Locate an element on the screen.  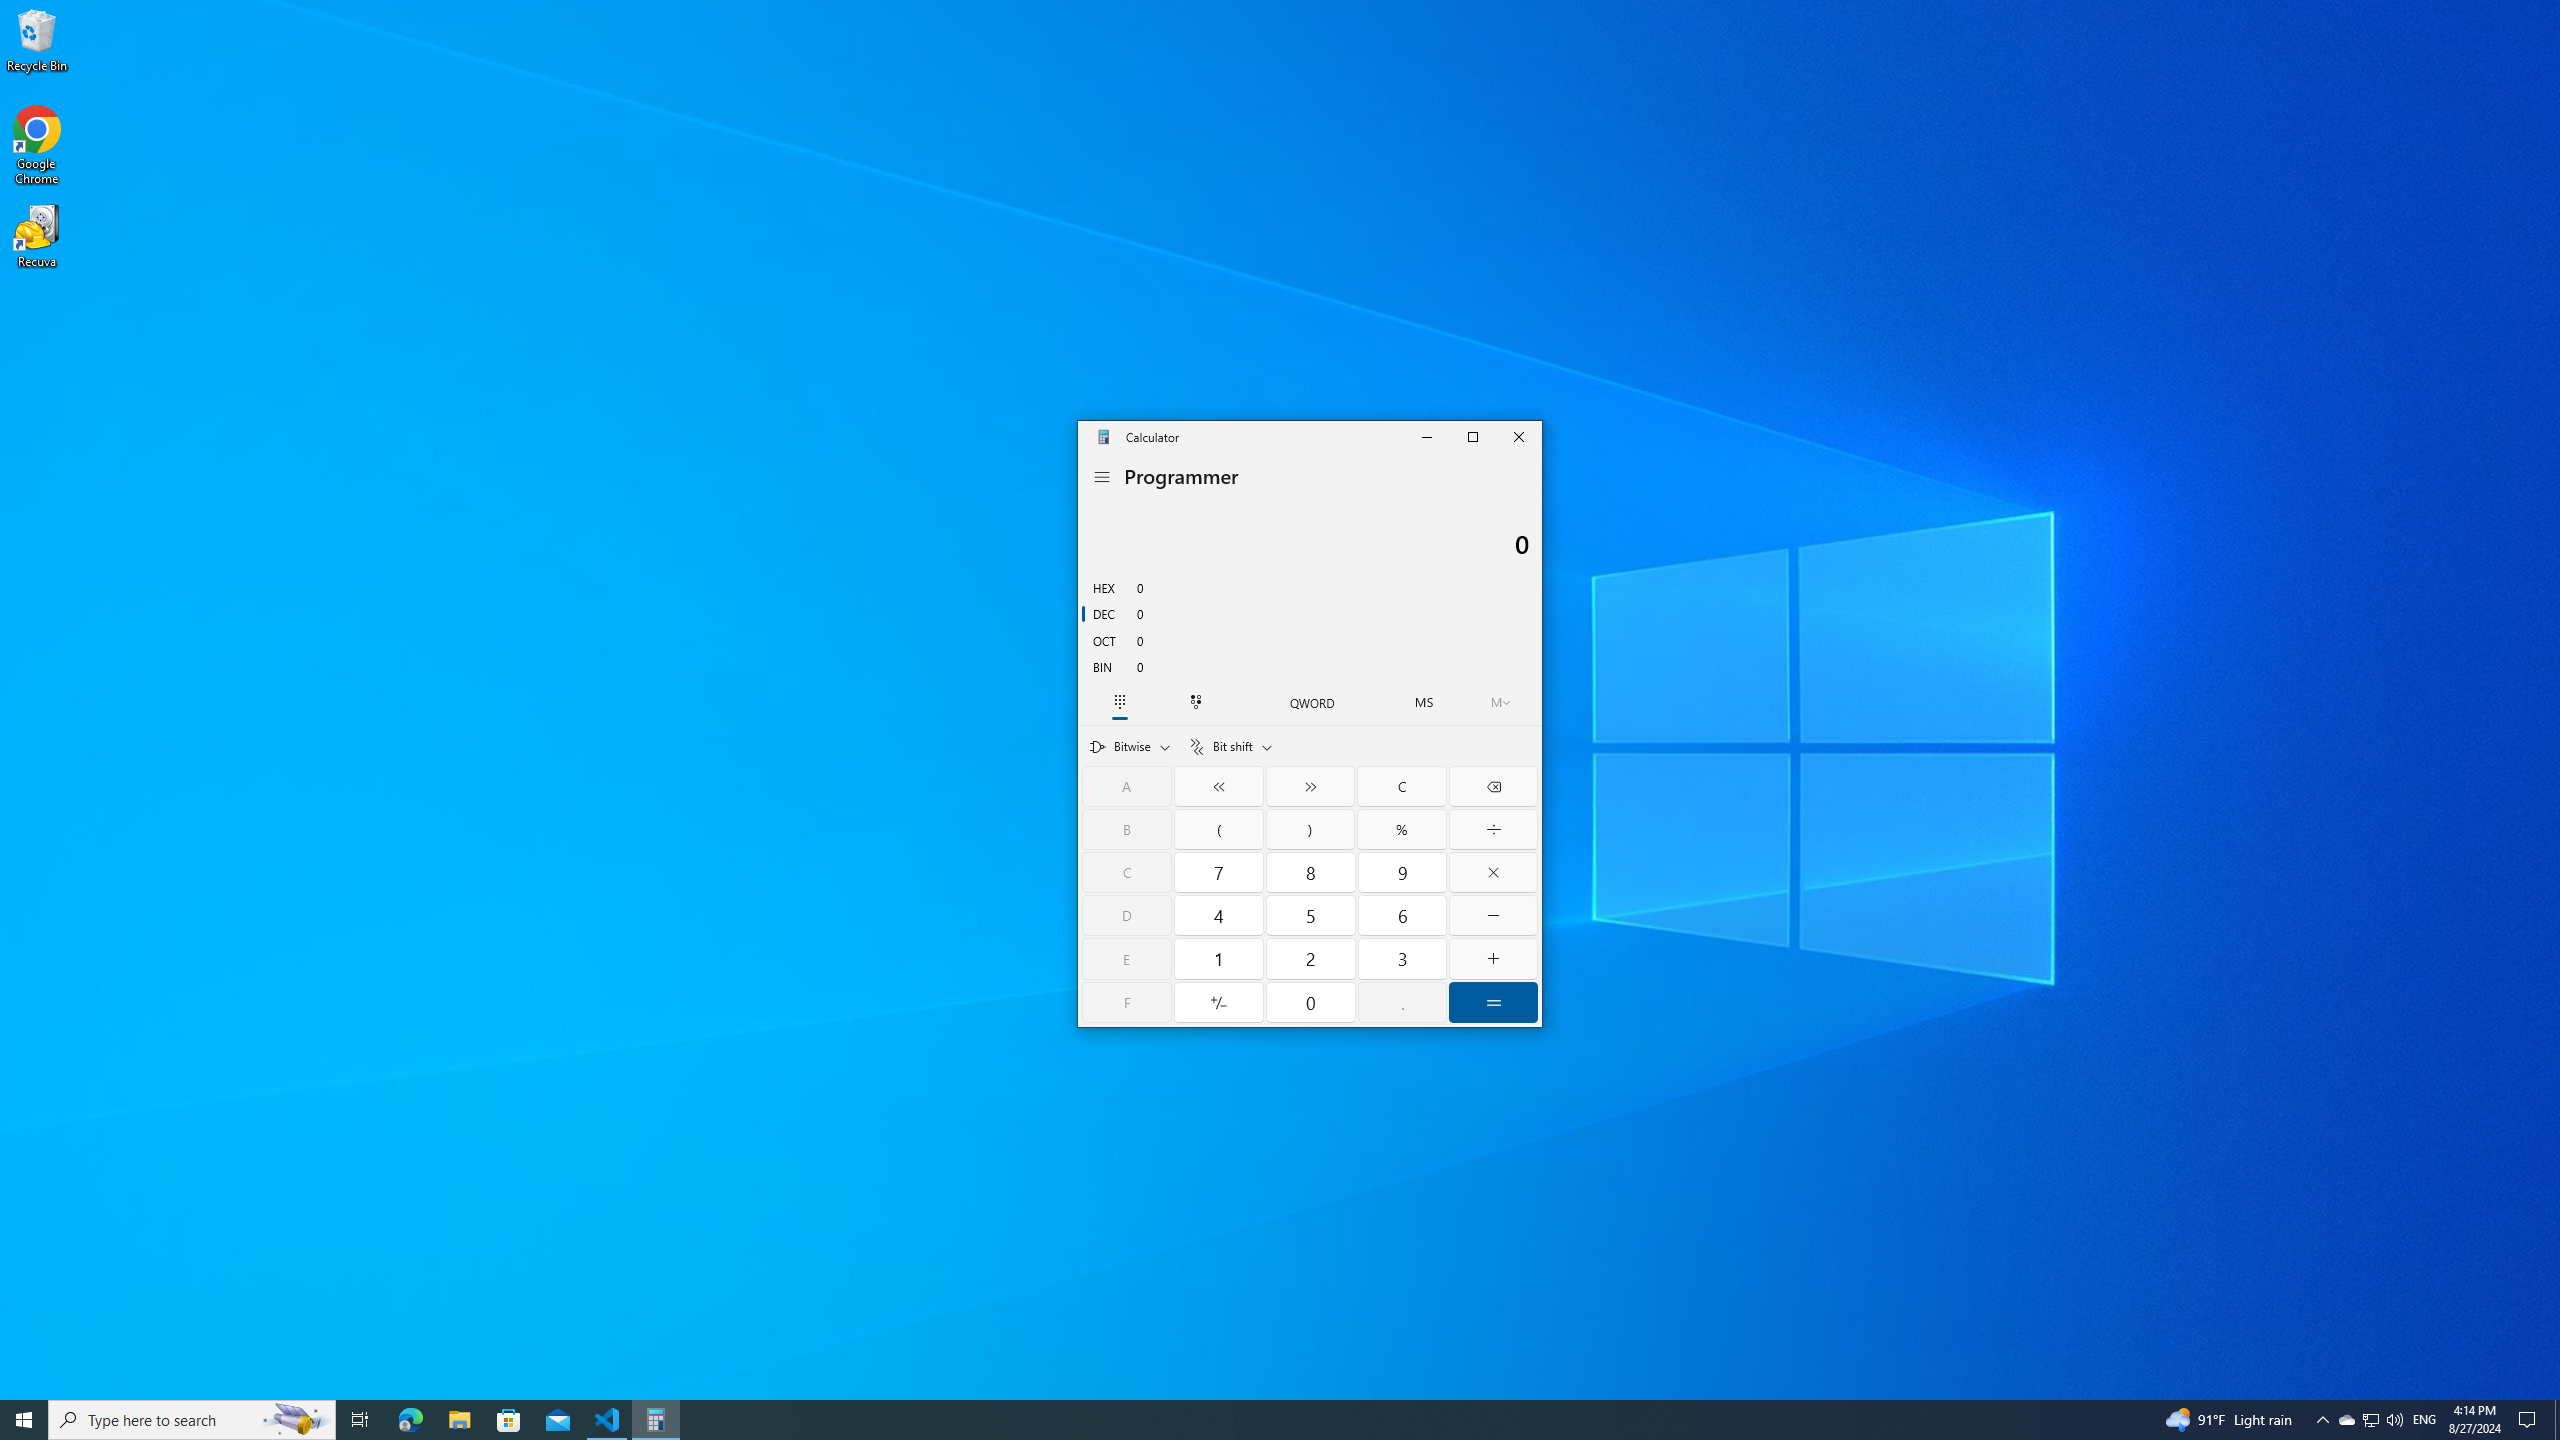
'Left shift' is located at coordinates (1218, 785).